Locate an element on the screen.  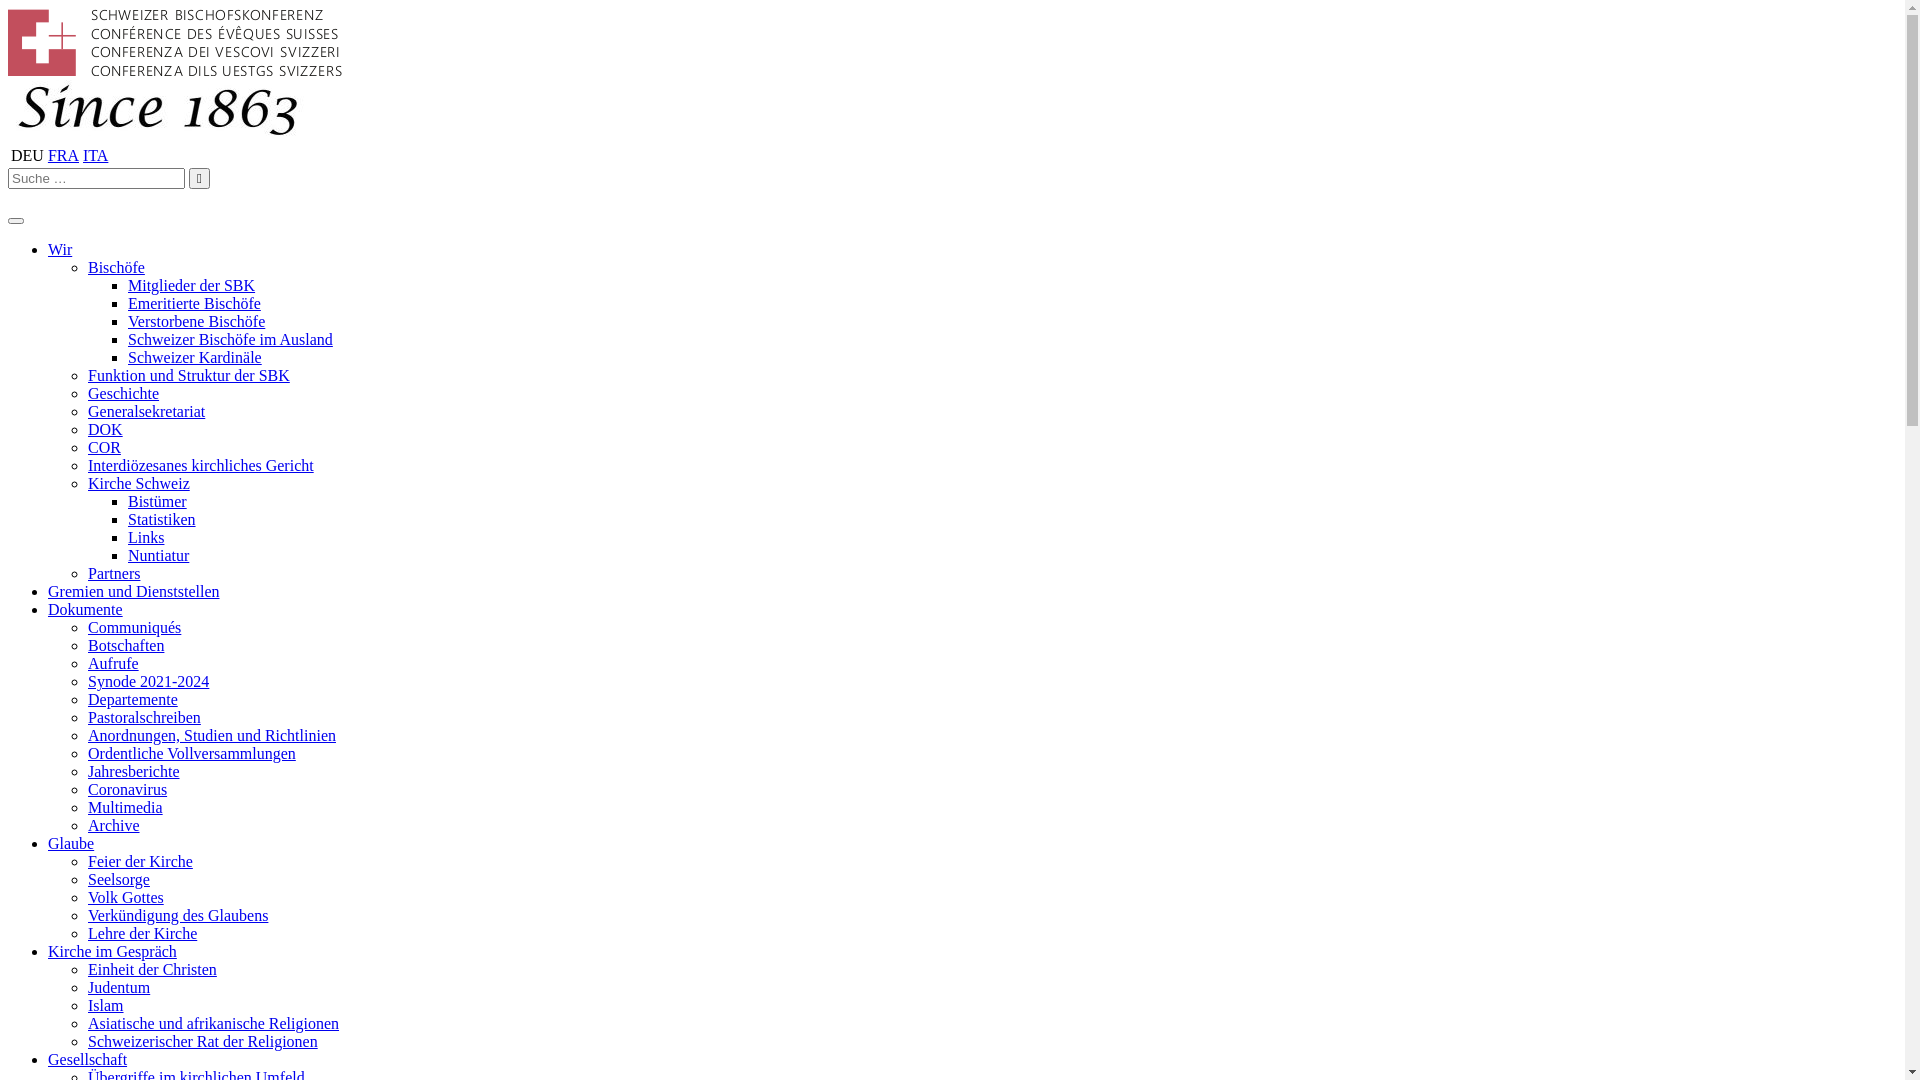
'Archive' is located at coordinates (113, 825).